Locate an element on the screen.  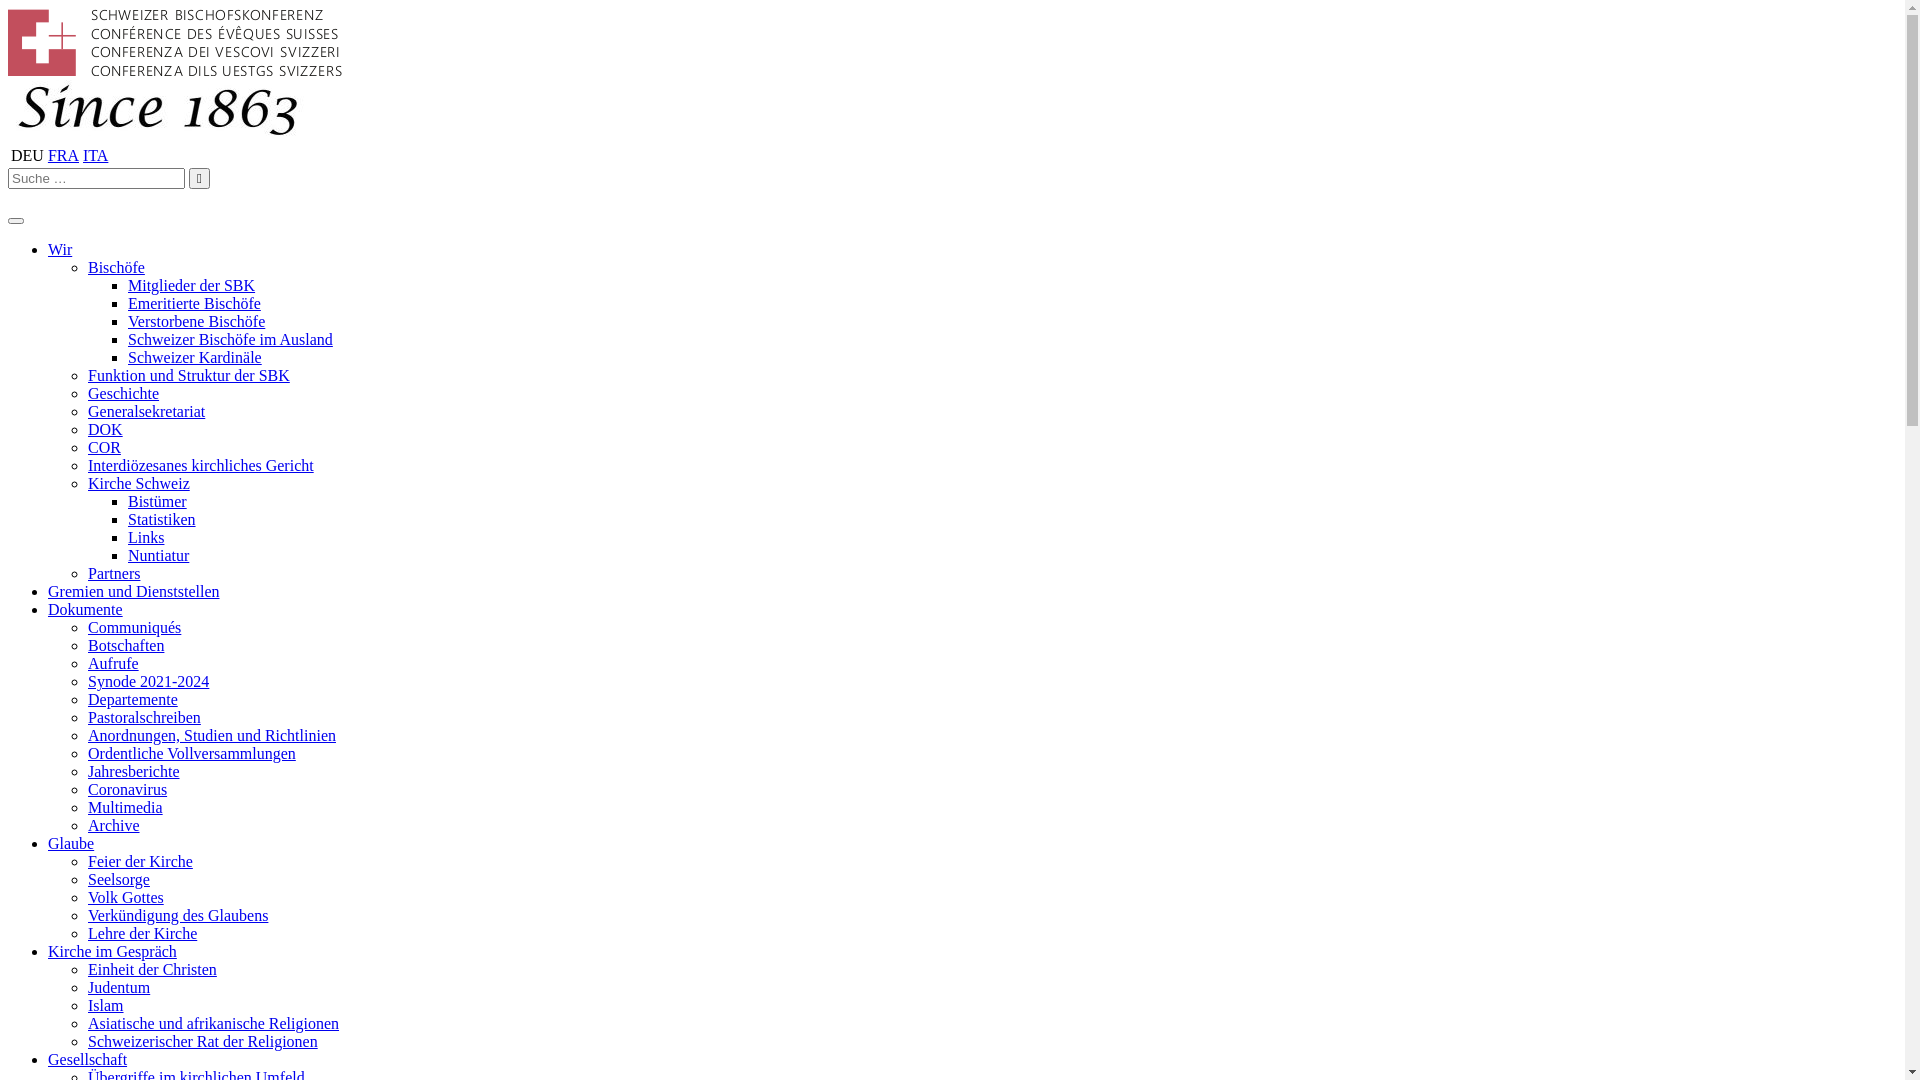
'Archive' is located at coordinates (113, 825).